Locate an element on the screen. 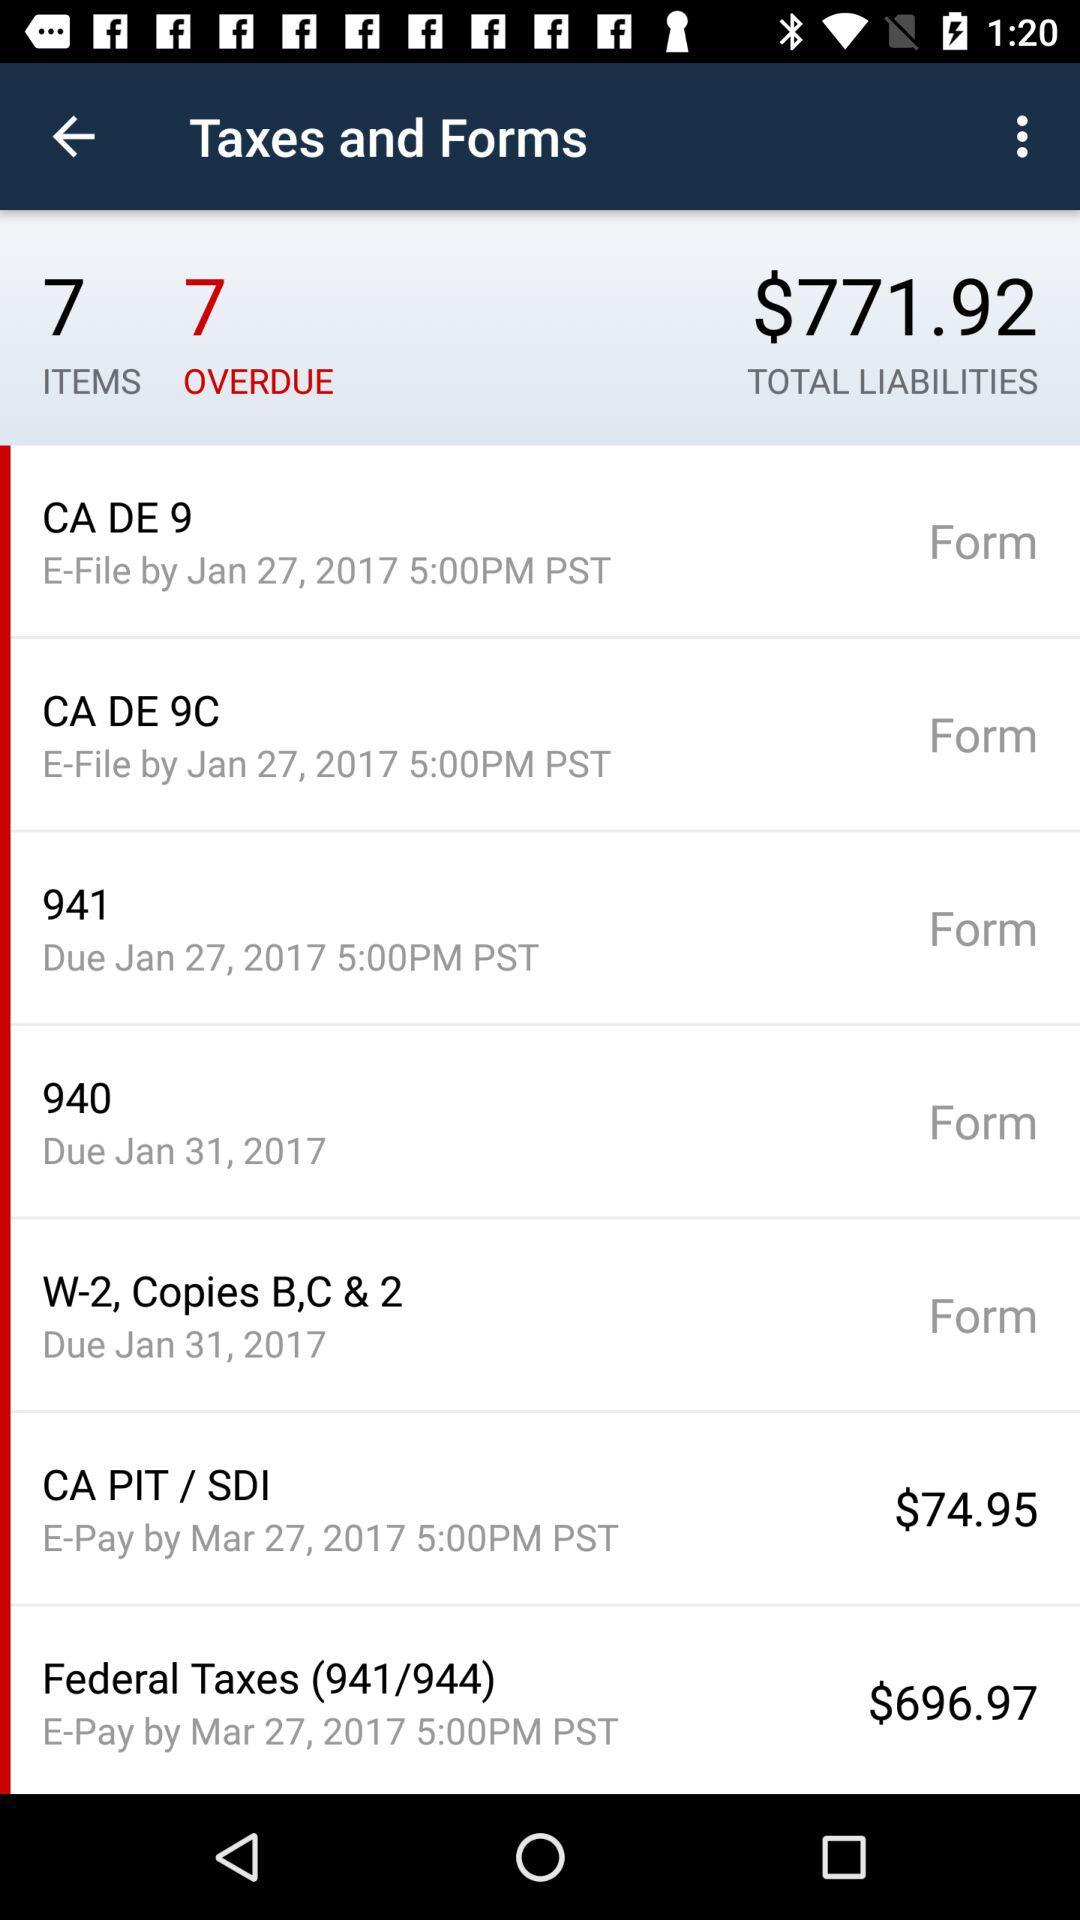 This screenshot has width=1080, height=1920. icon to the right of the taxes and forms item is located at coordinates (1027, 135).